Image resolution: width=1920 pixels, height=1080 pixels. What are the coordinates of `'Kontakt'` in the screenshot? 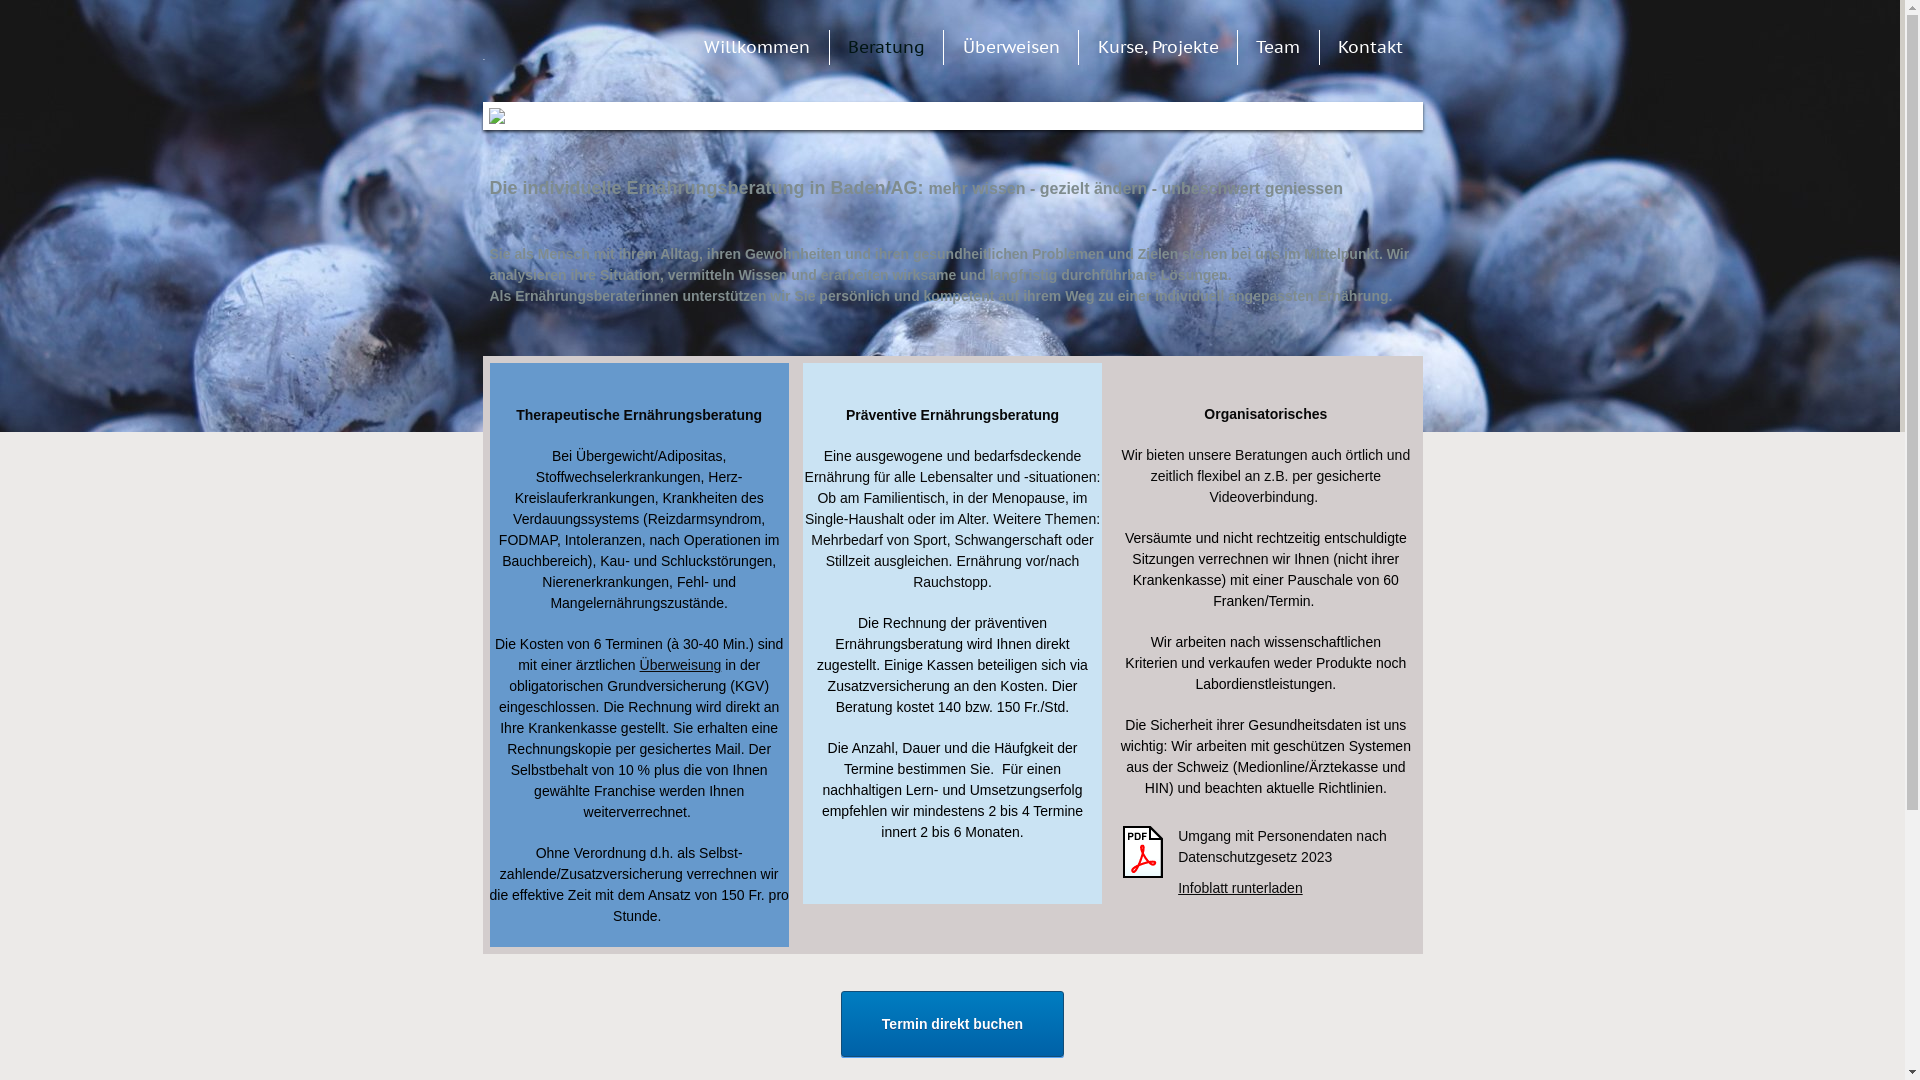 It's located at (1369, 45).